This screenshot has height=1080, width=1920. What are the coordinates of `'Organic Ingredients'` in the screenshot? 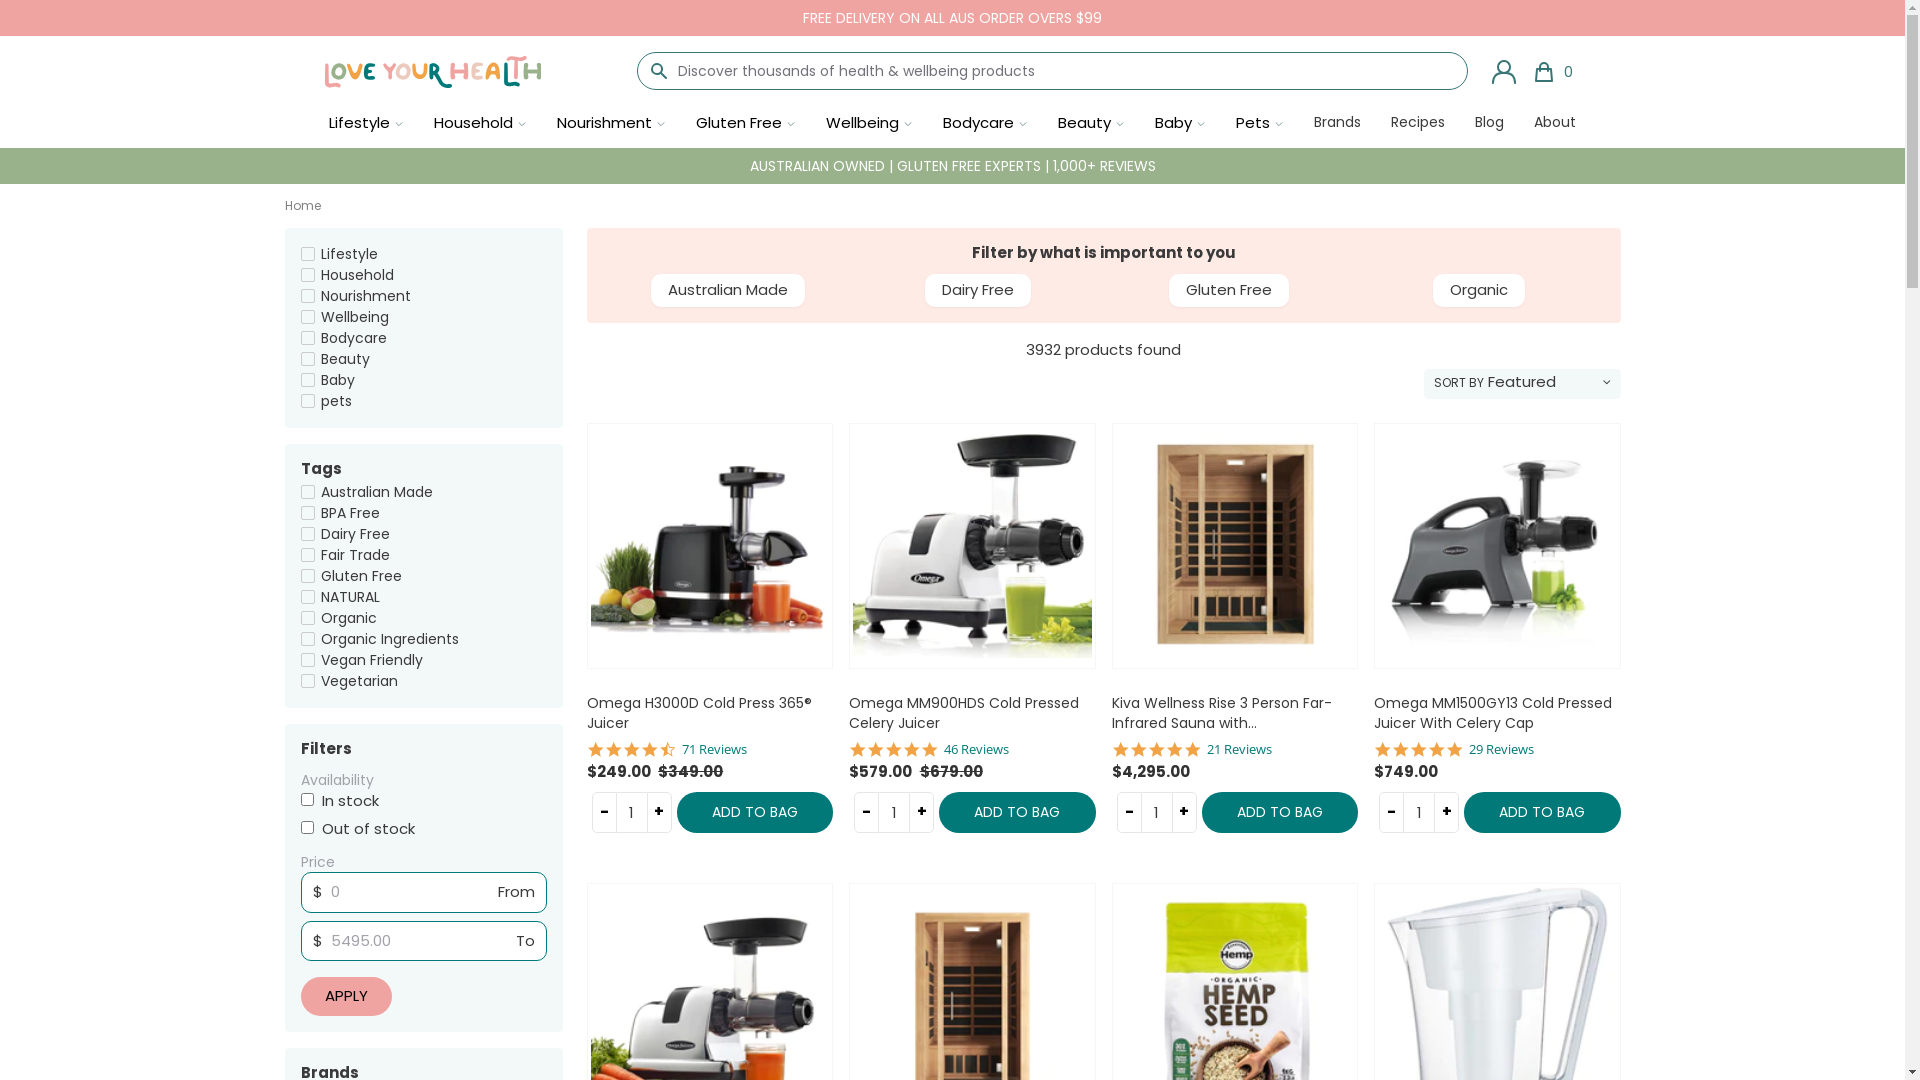 It's located at (321, 639).